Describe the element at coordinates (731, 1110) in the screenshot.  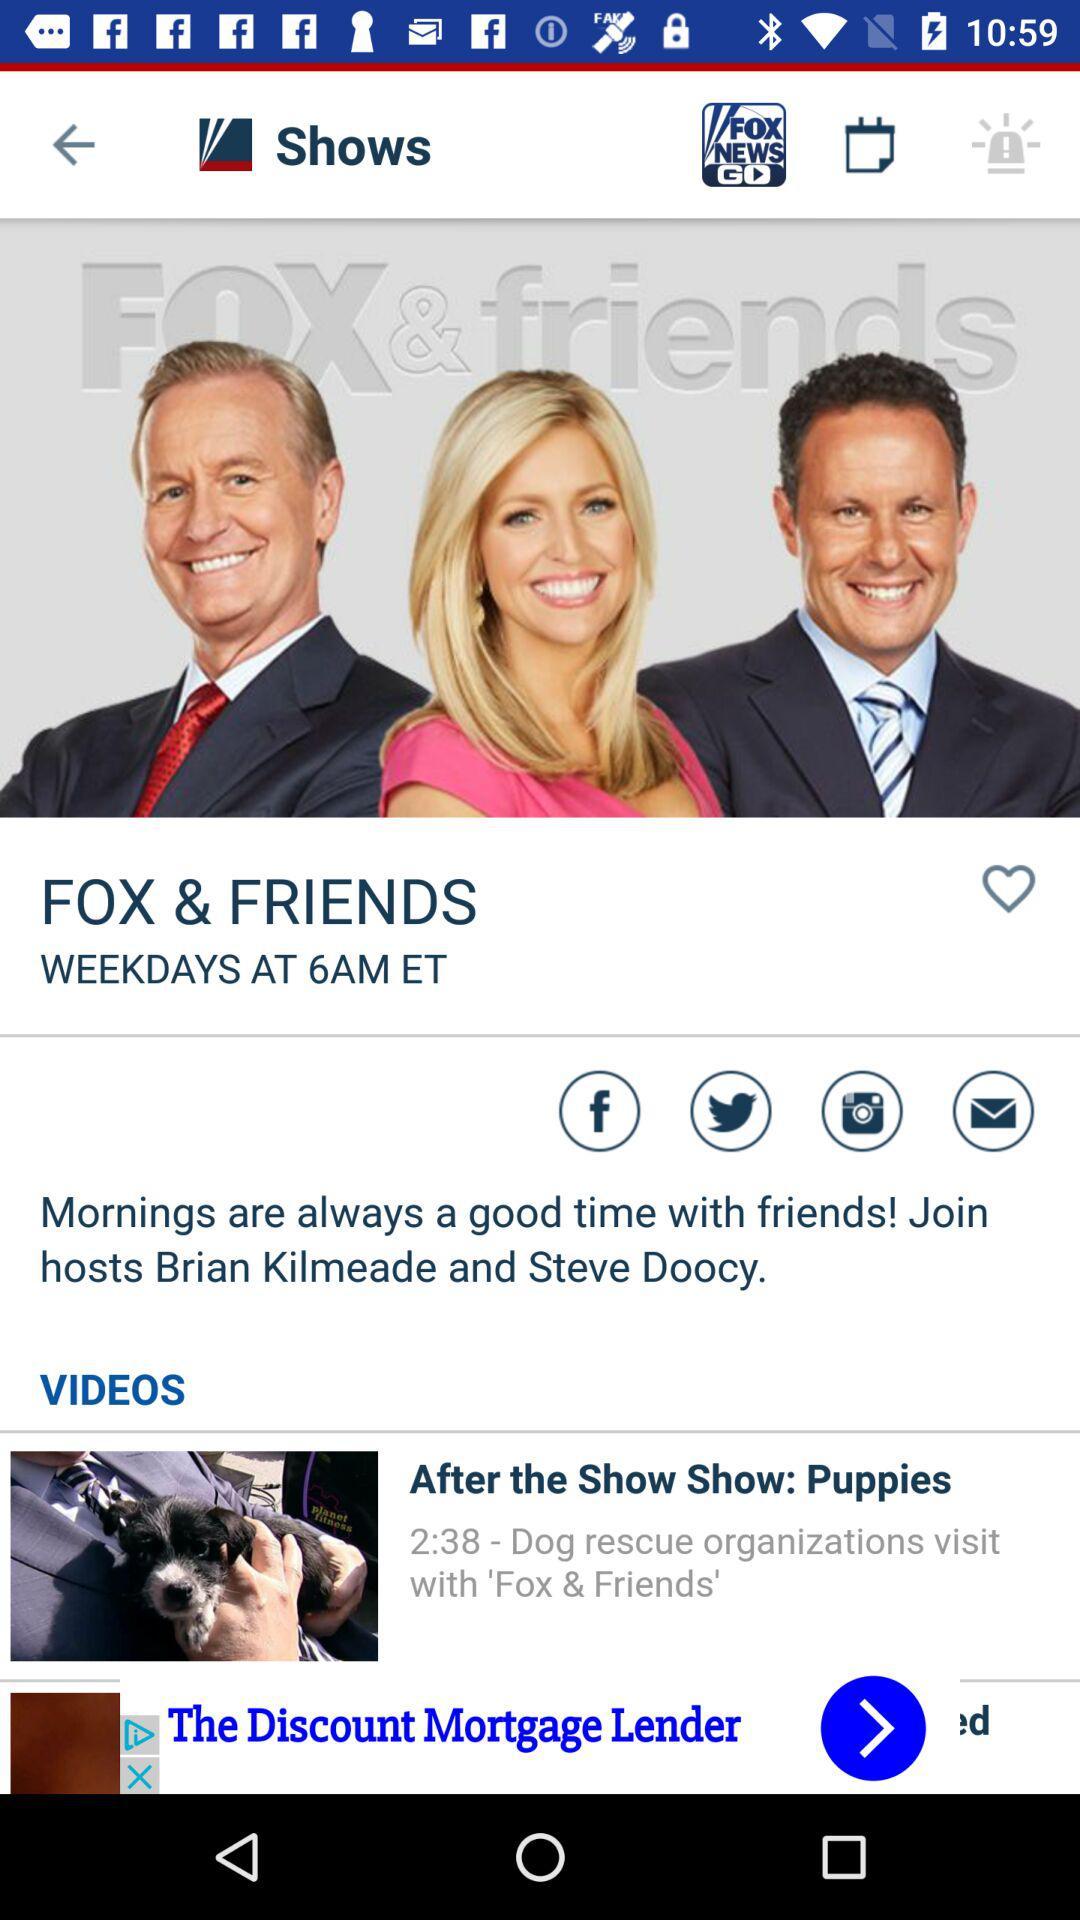
I see `the twitter icon on the page` at that location.